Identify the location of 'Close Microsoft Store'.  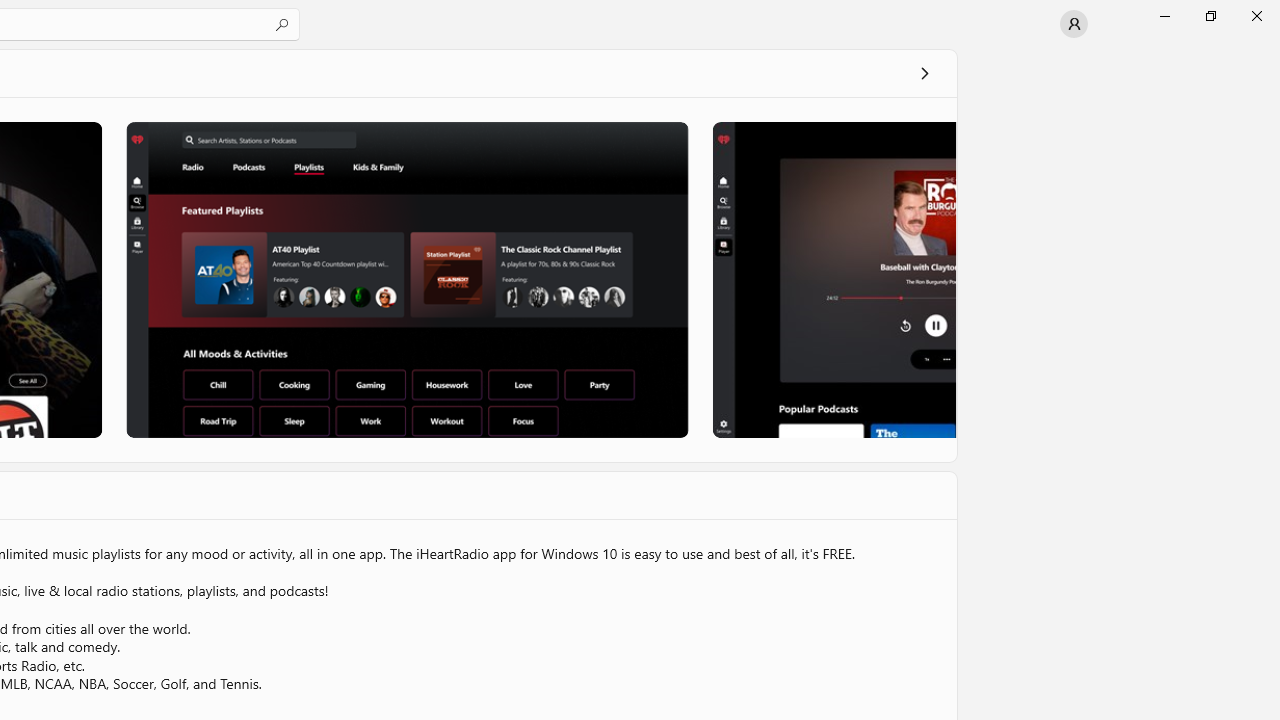
(1255, 15).